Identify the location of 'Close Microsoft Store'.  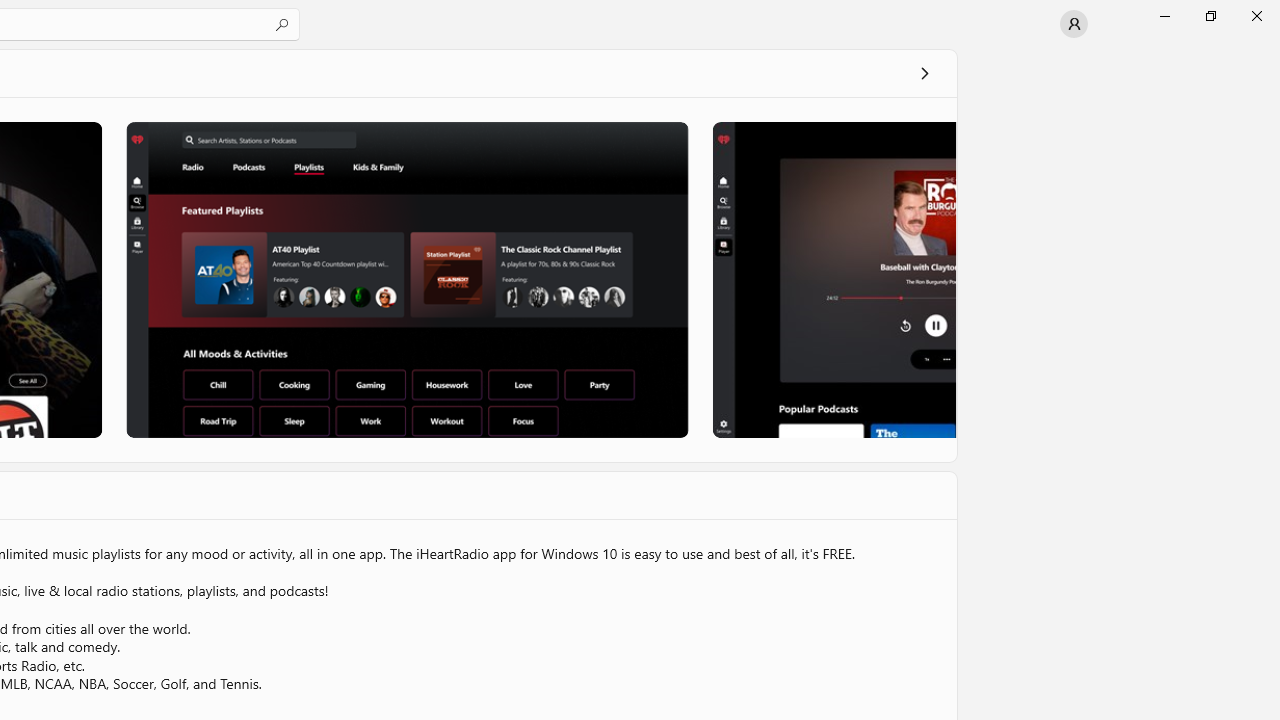
(1255, 15).